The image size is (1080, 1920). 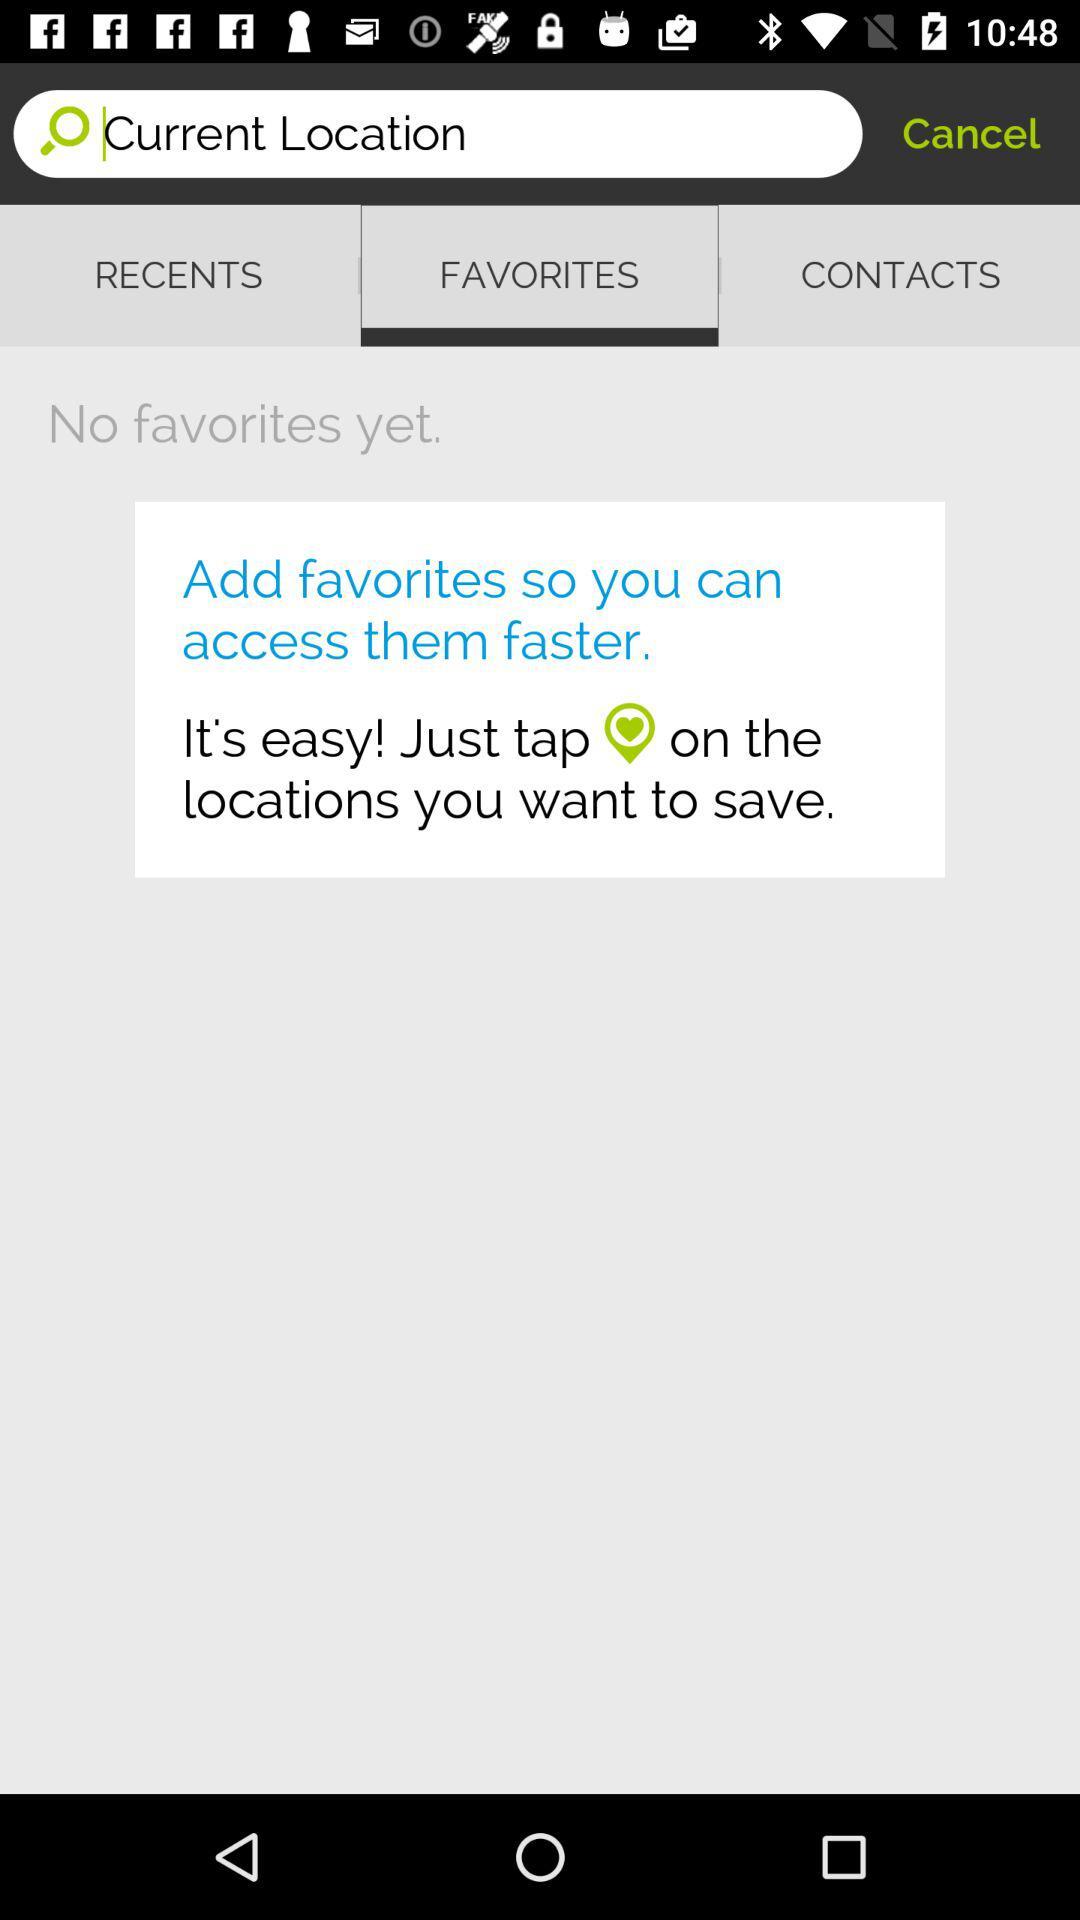 I want to click on cancel item, so click(x=970, y=132).